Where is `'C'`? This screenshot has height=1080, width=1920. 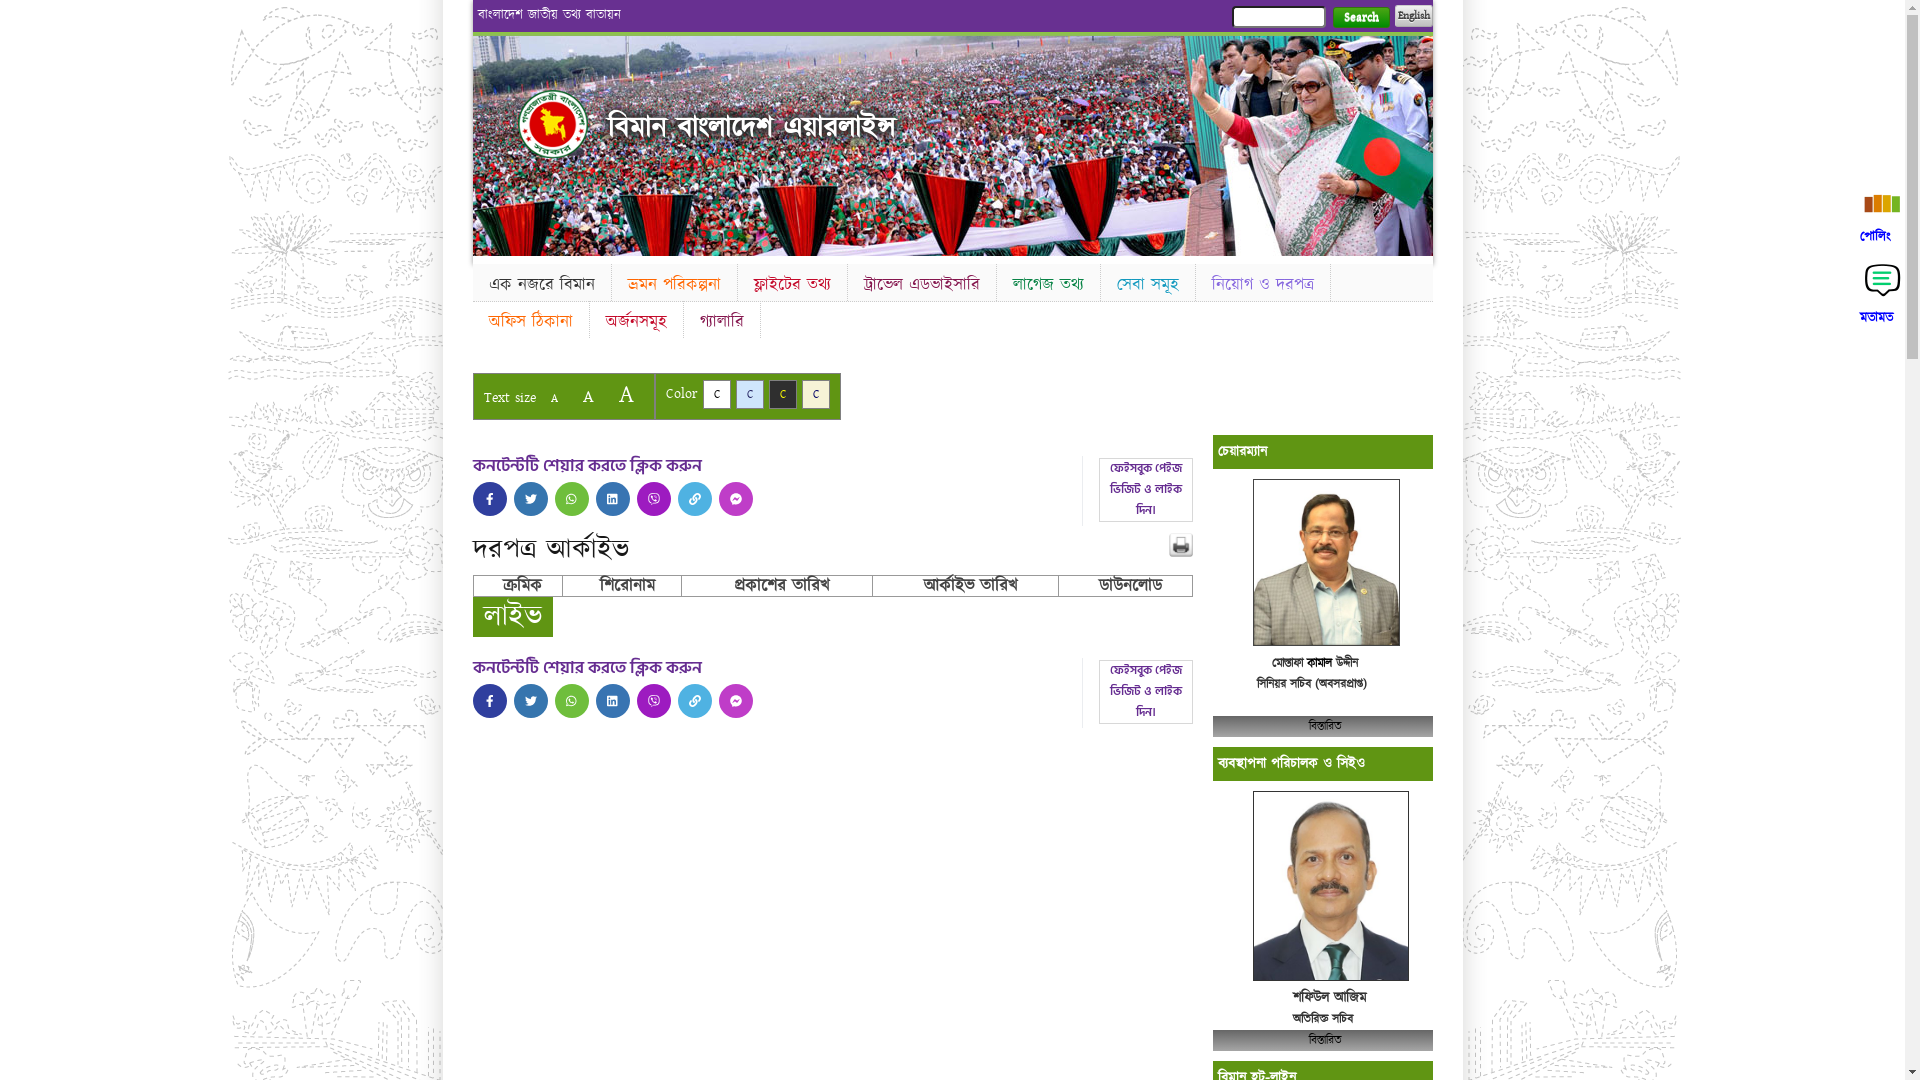 'C' is located at coordinates (701, 394).